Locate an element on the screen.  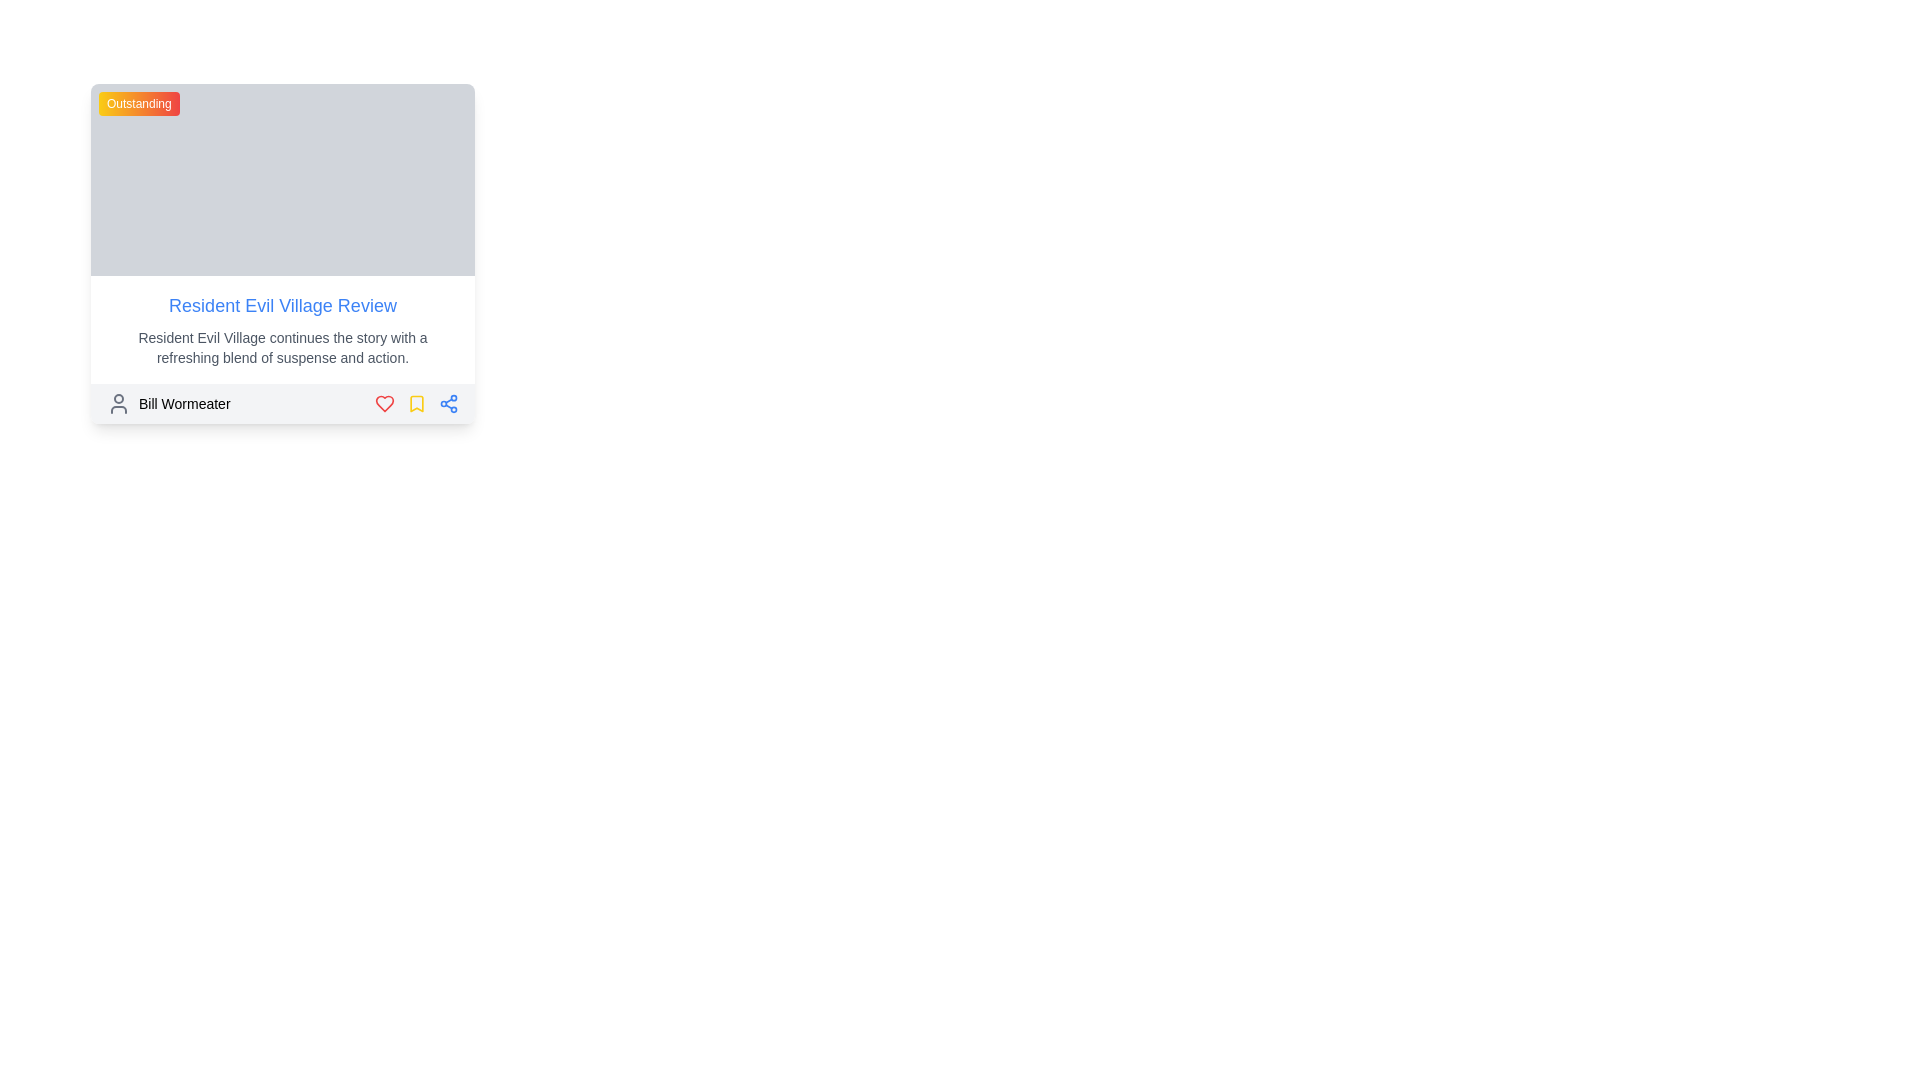
the bookmark icon button located at the bottom right of the card is located at coordinates (416, 404).